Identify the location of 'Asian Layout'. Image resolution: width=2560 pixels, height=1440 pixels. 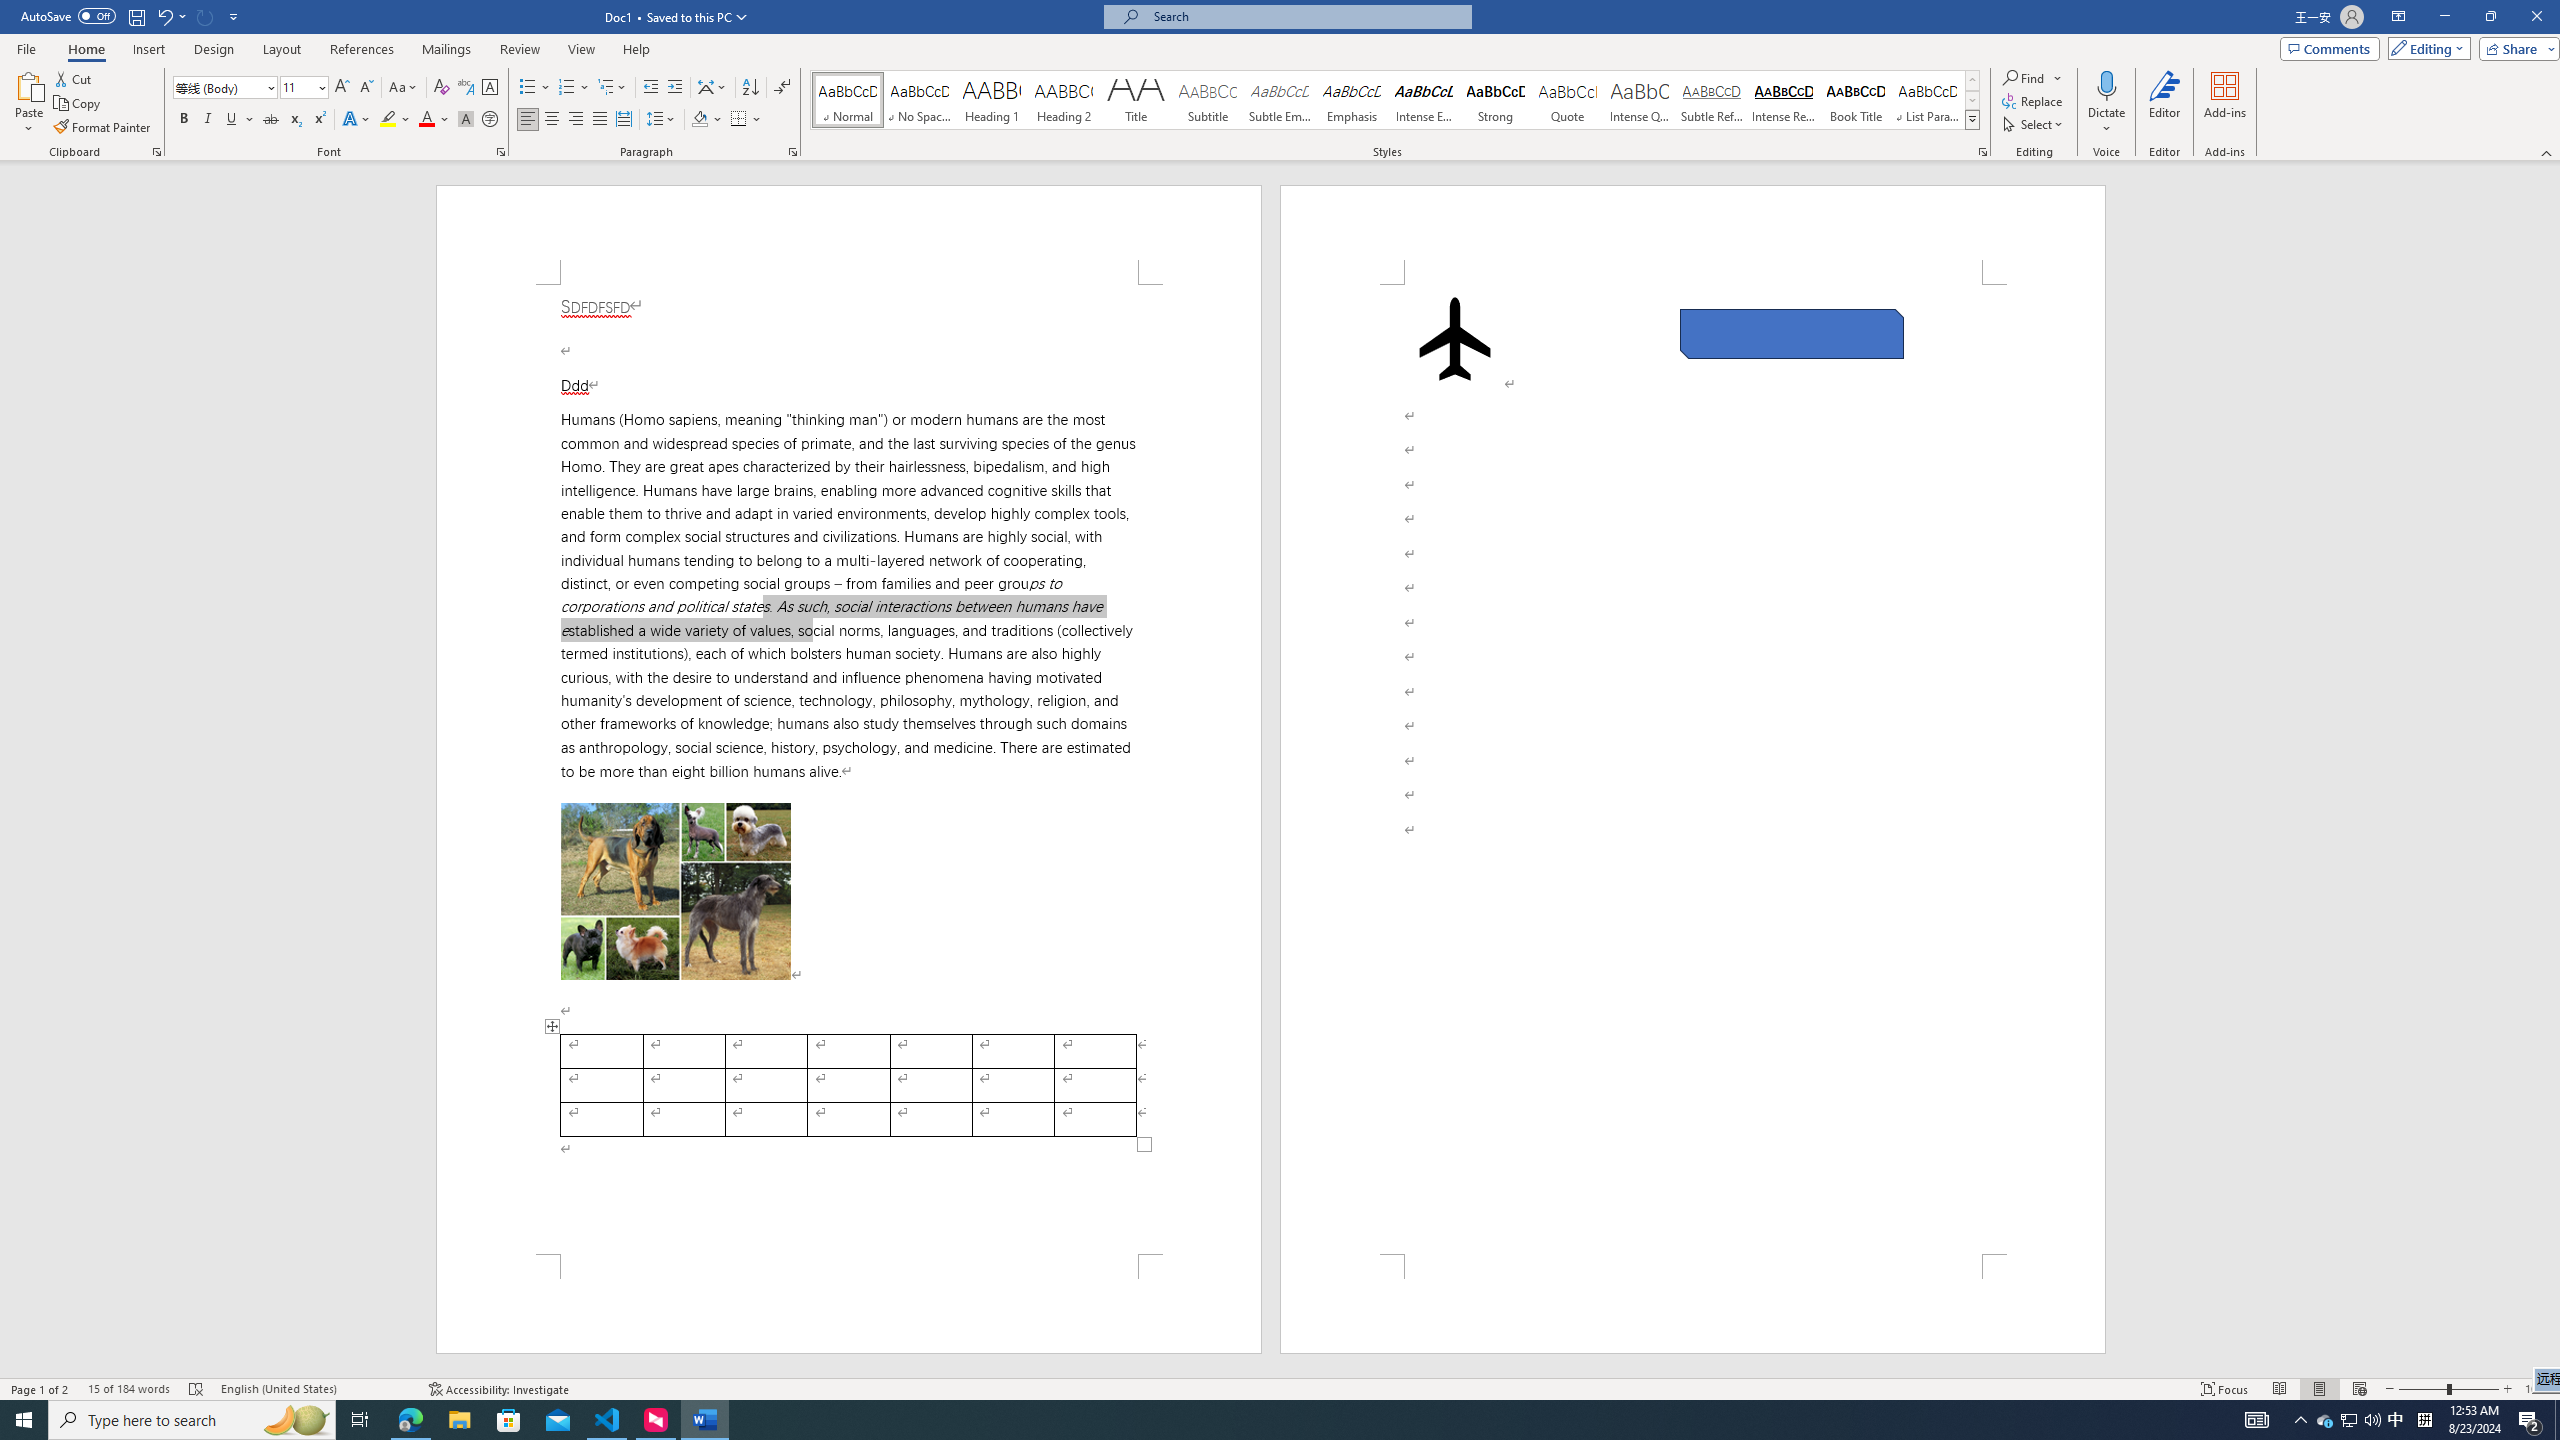
(712, 87).